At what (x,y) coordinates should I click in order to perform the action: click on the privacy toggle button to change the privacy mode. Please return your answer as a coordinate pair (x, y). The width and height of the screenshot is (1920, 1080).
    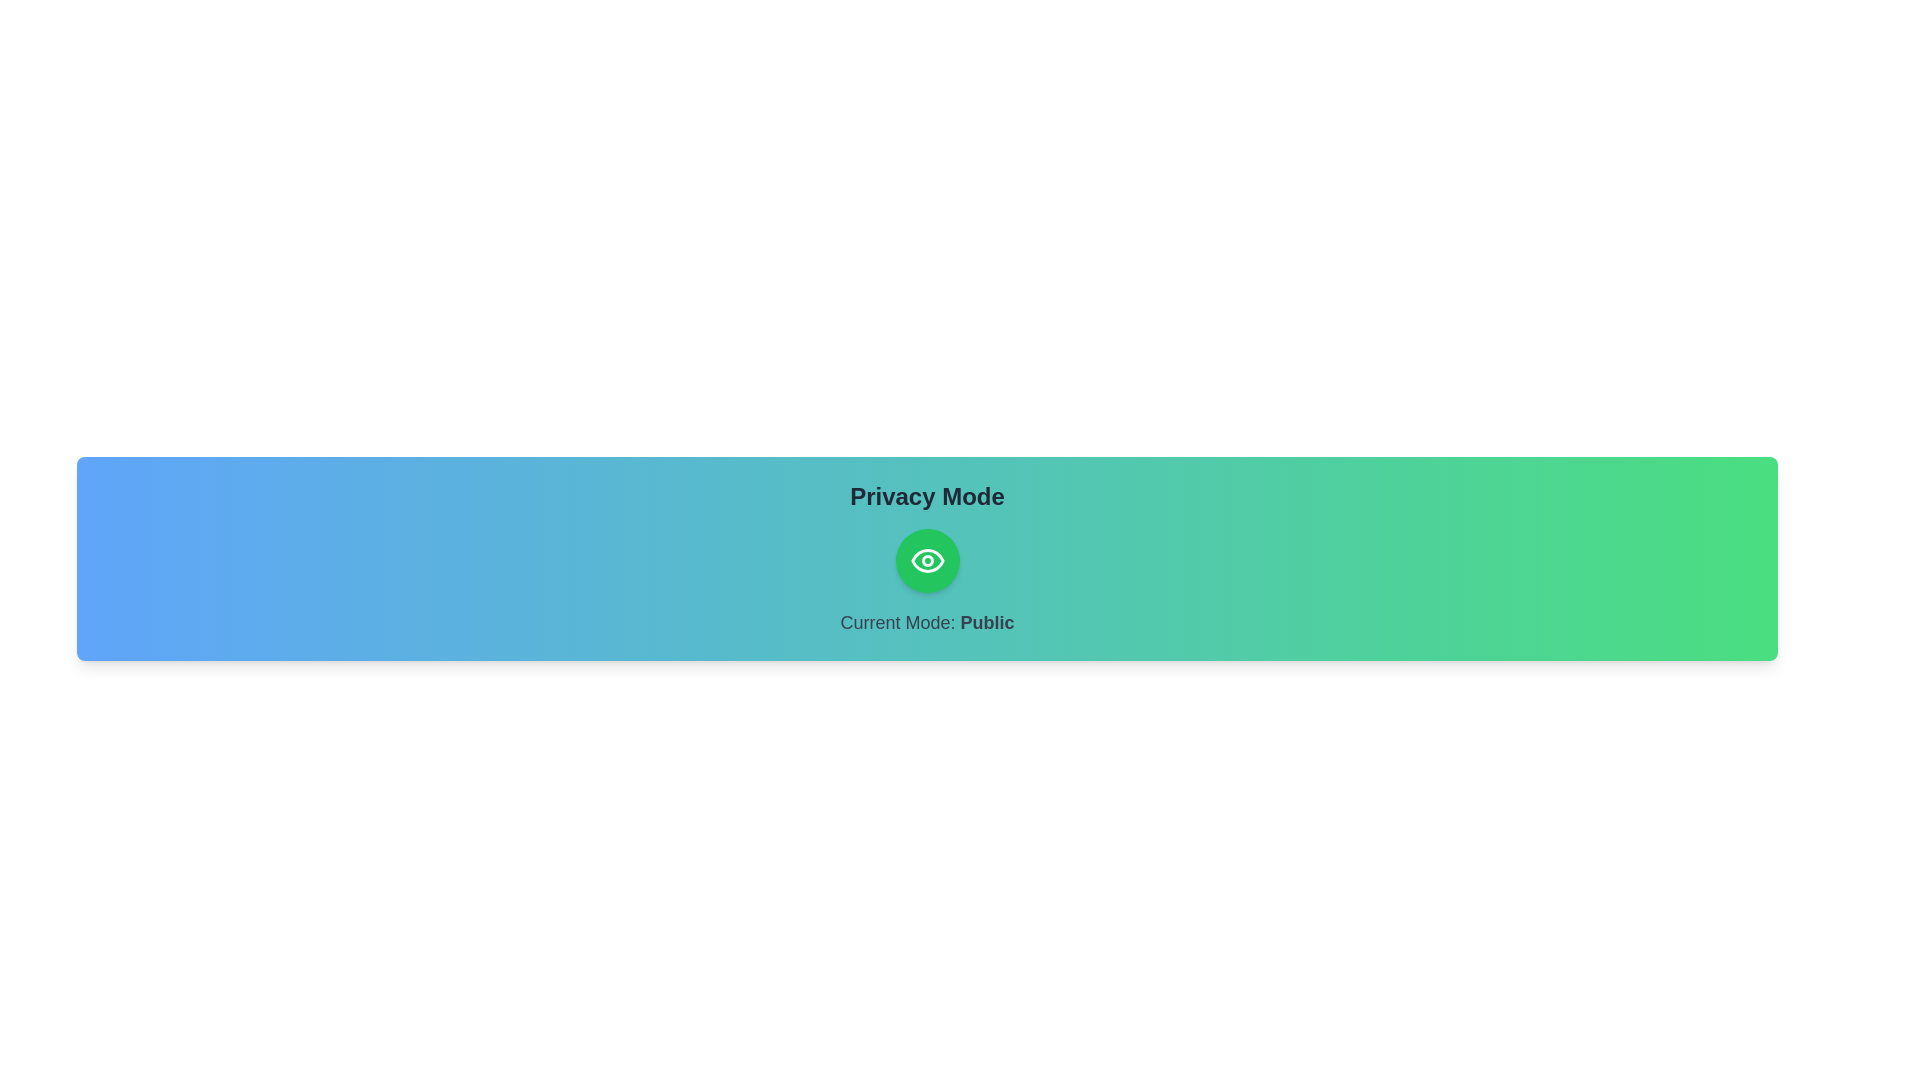
    Looking at the image, I should click on (926, 560).